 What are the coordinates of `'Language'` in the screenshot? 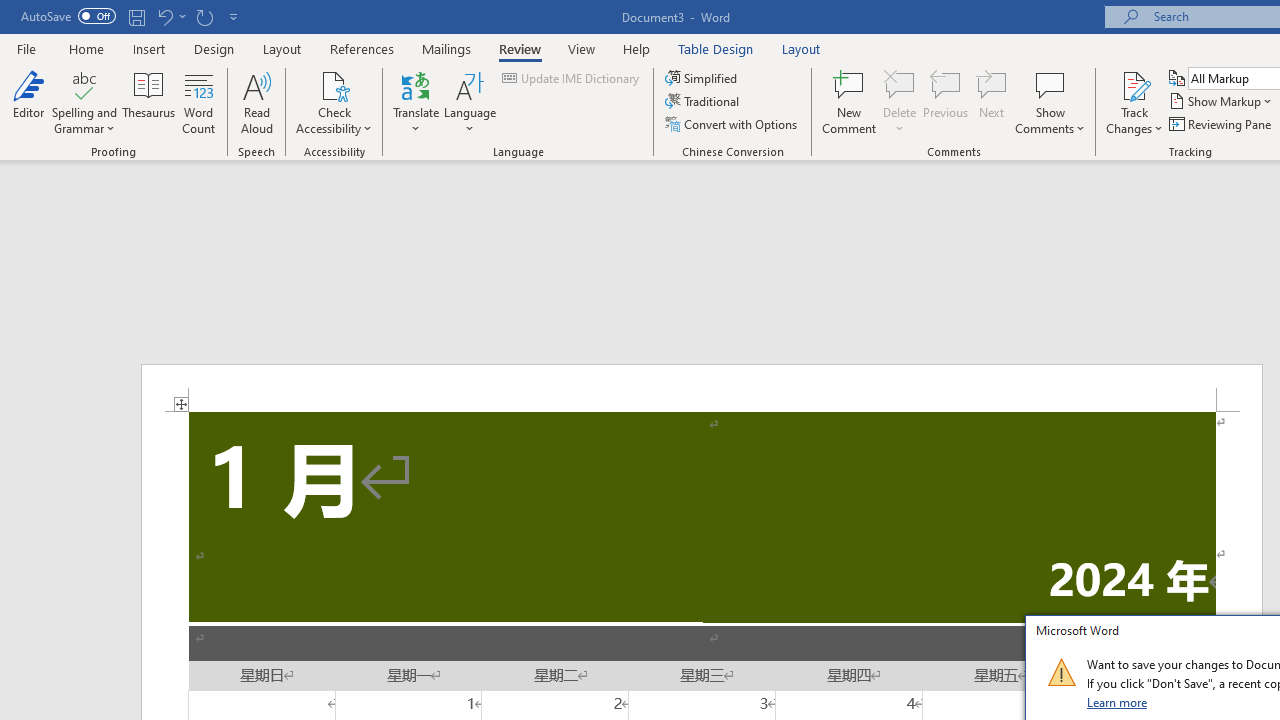 It's located at (469, 103).